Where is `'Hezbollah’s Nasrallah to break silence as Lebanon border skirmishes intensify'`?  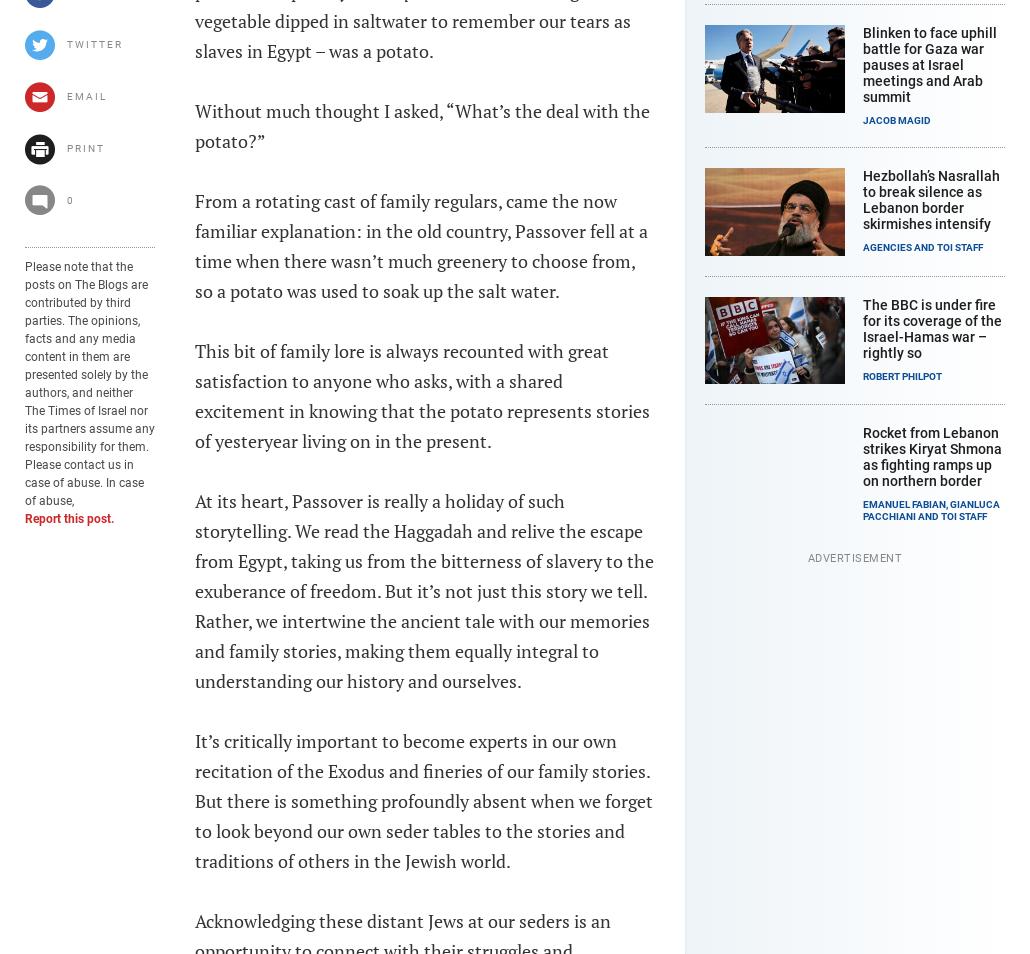
'Hezbollah’s Nasrallah to break silence as Lebanon border skirmishes intensify' is located at coordinates (931, 198).